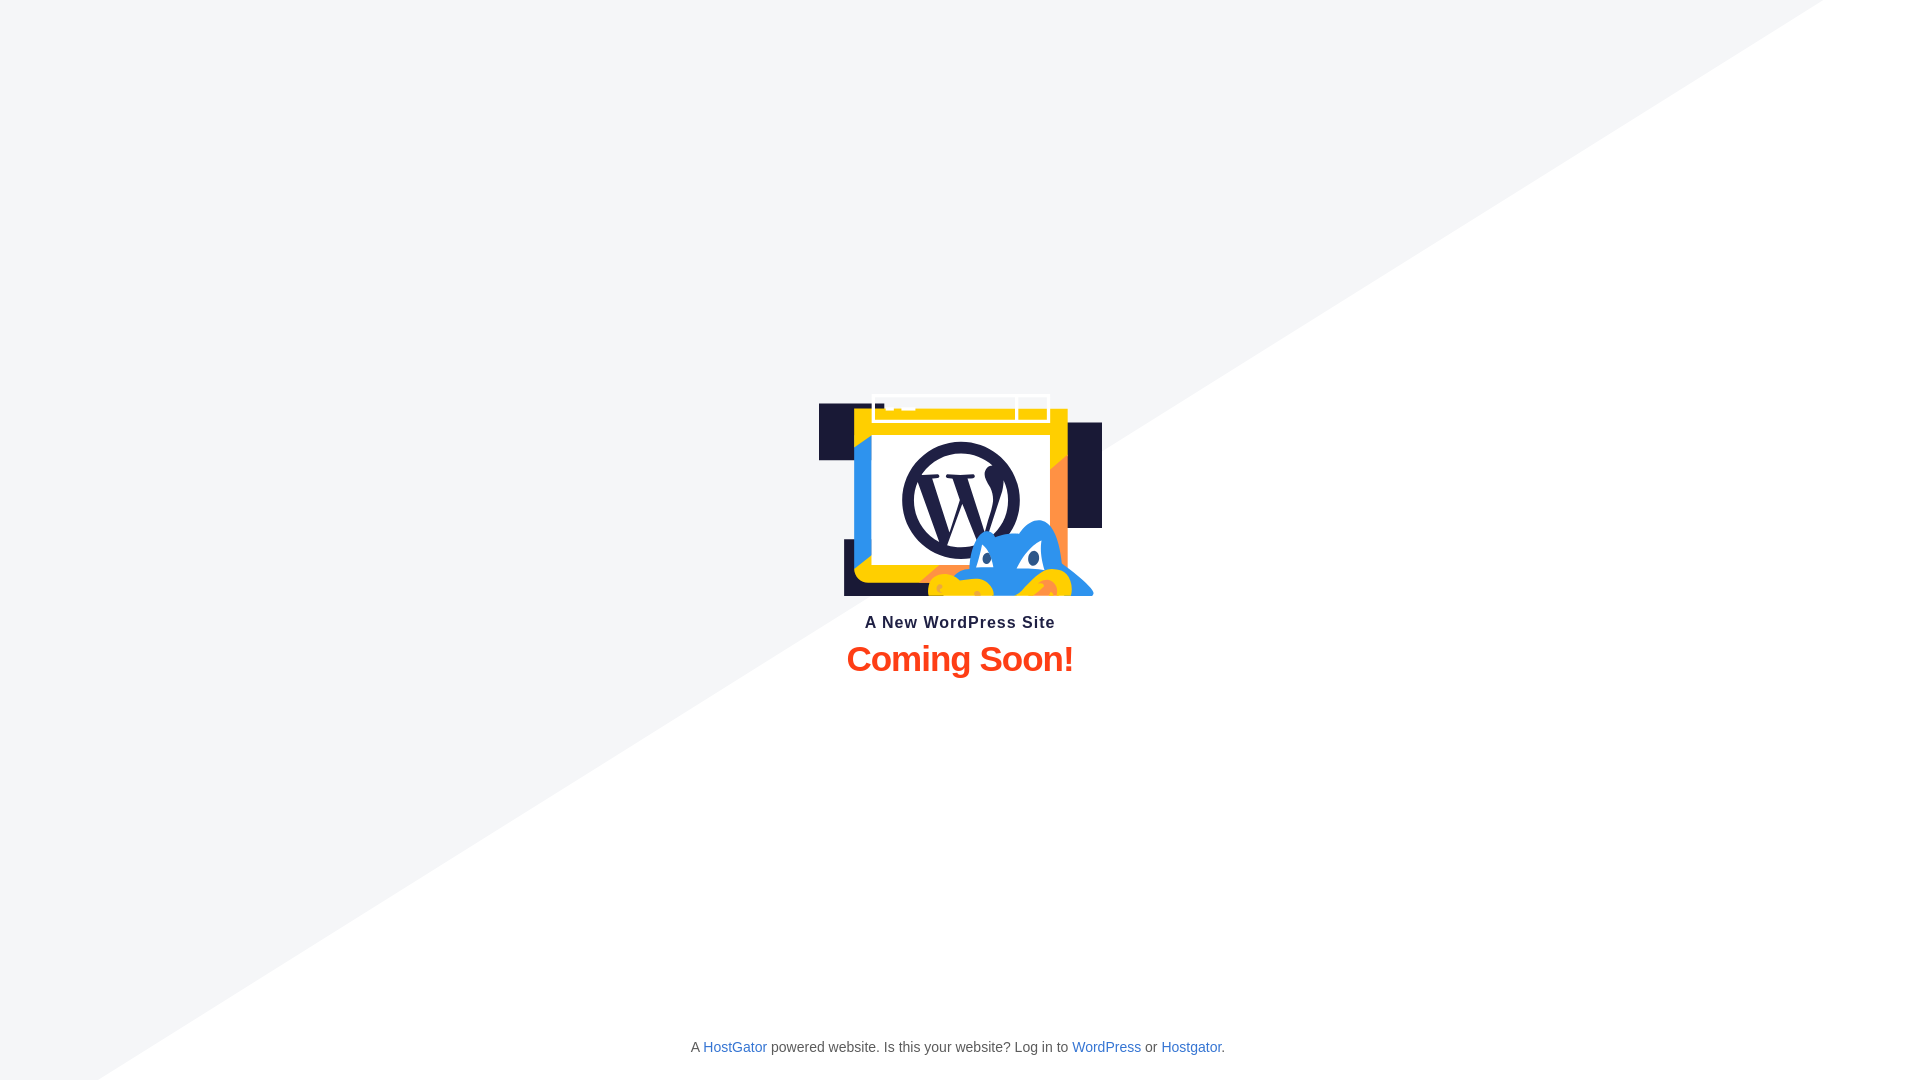 The width and height of the screenshot is (1920, 1080). Describe the element at coordinates (1190, 1045) in the screenshot. I see `'Hostgator'` at that location.